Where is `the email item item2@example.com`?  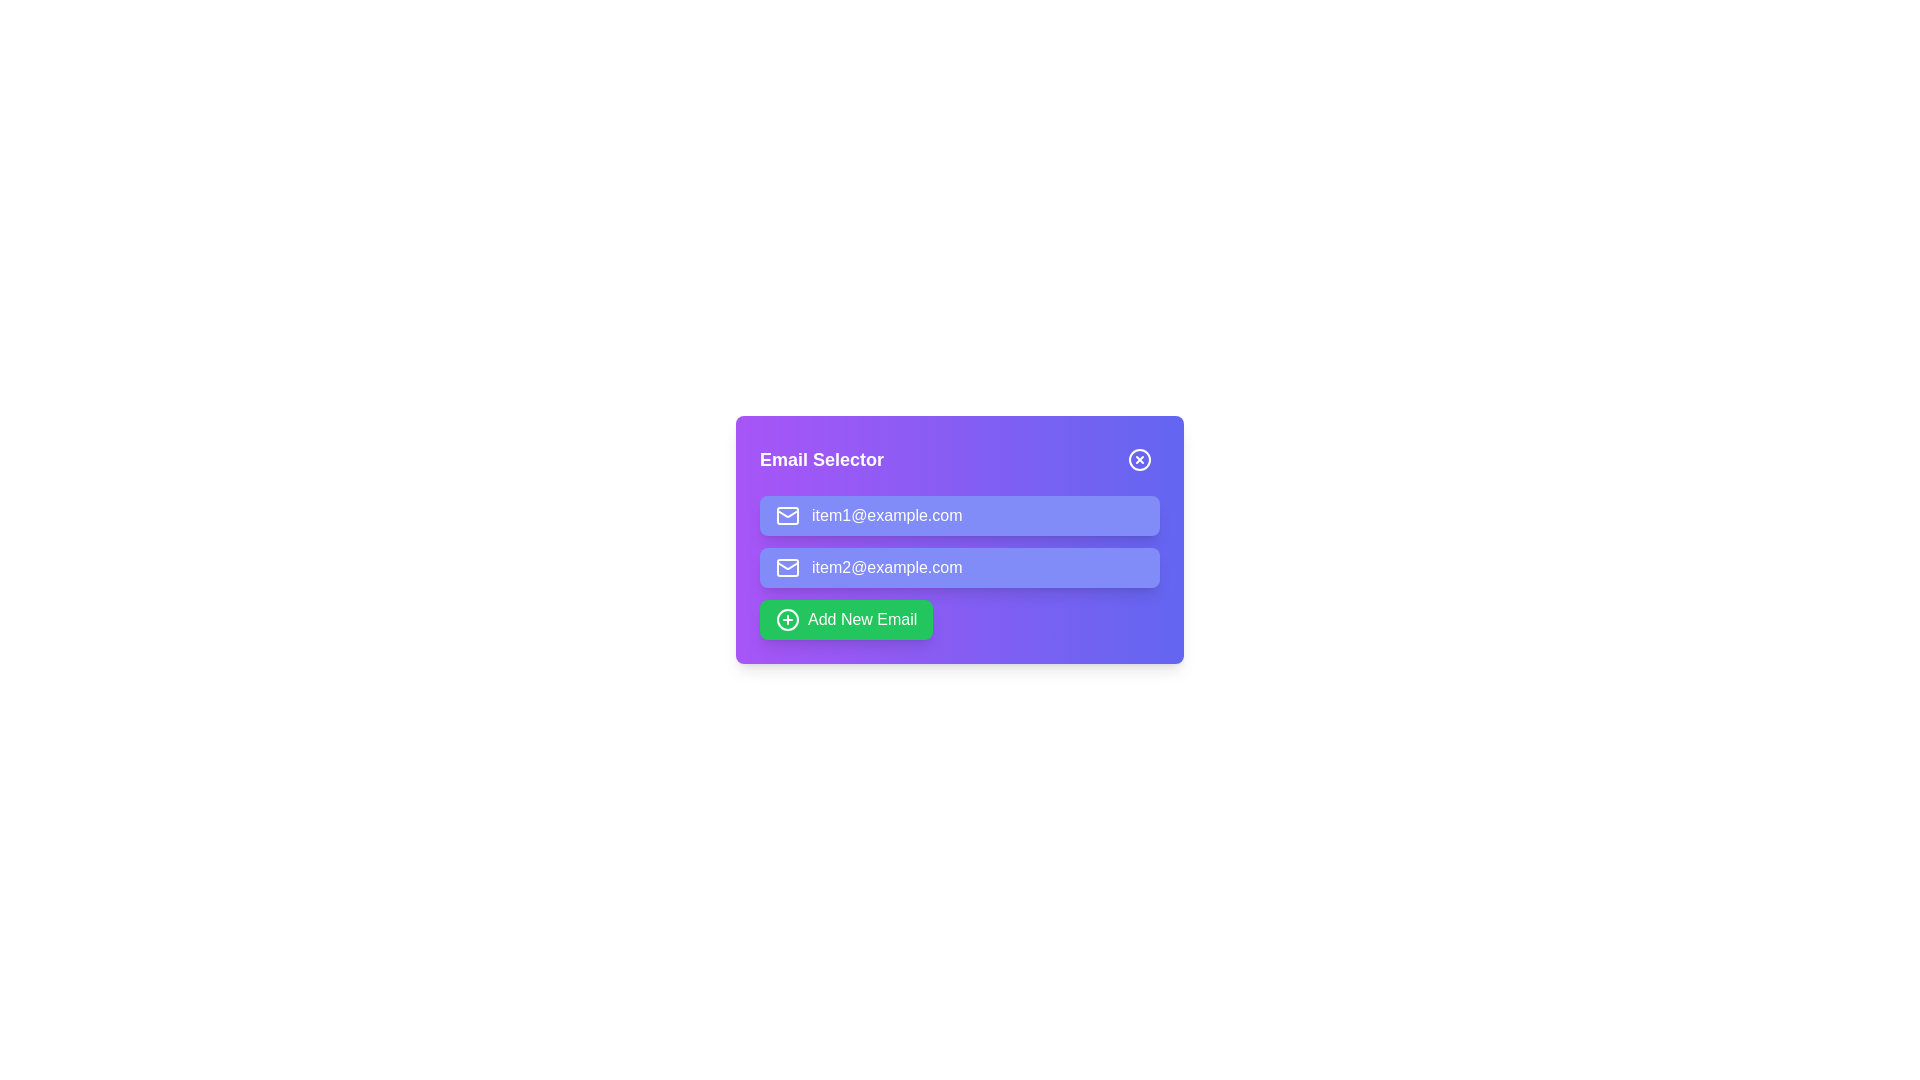
the email item item2@example.com is located at coordinates (960, 567).